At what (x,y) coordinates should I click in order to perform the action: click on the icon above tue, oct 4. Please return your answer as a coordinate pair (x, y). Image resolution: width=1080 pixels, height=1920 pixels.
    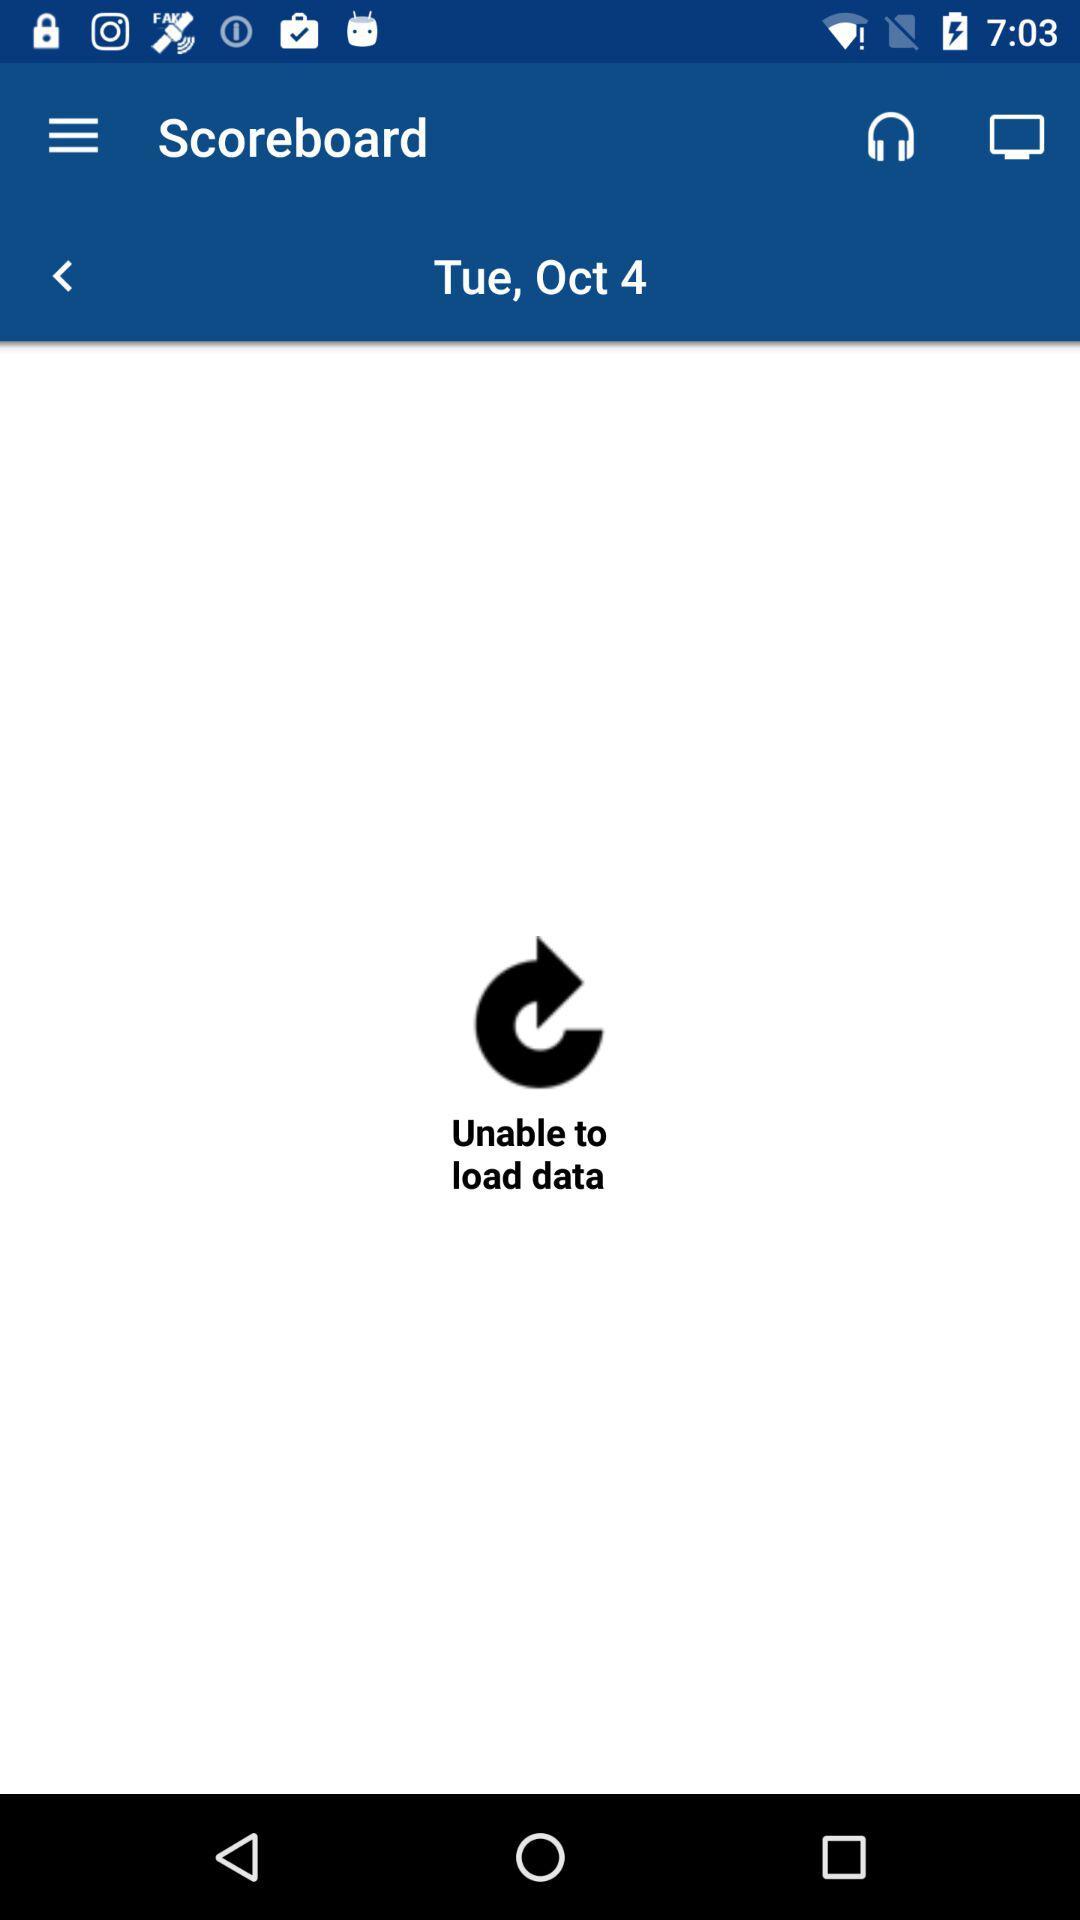
    Looking at the image, I should click on (890, 135).